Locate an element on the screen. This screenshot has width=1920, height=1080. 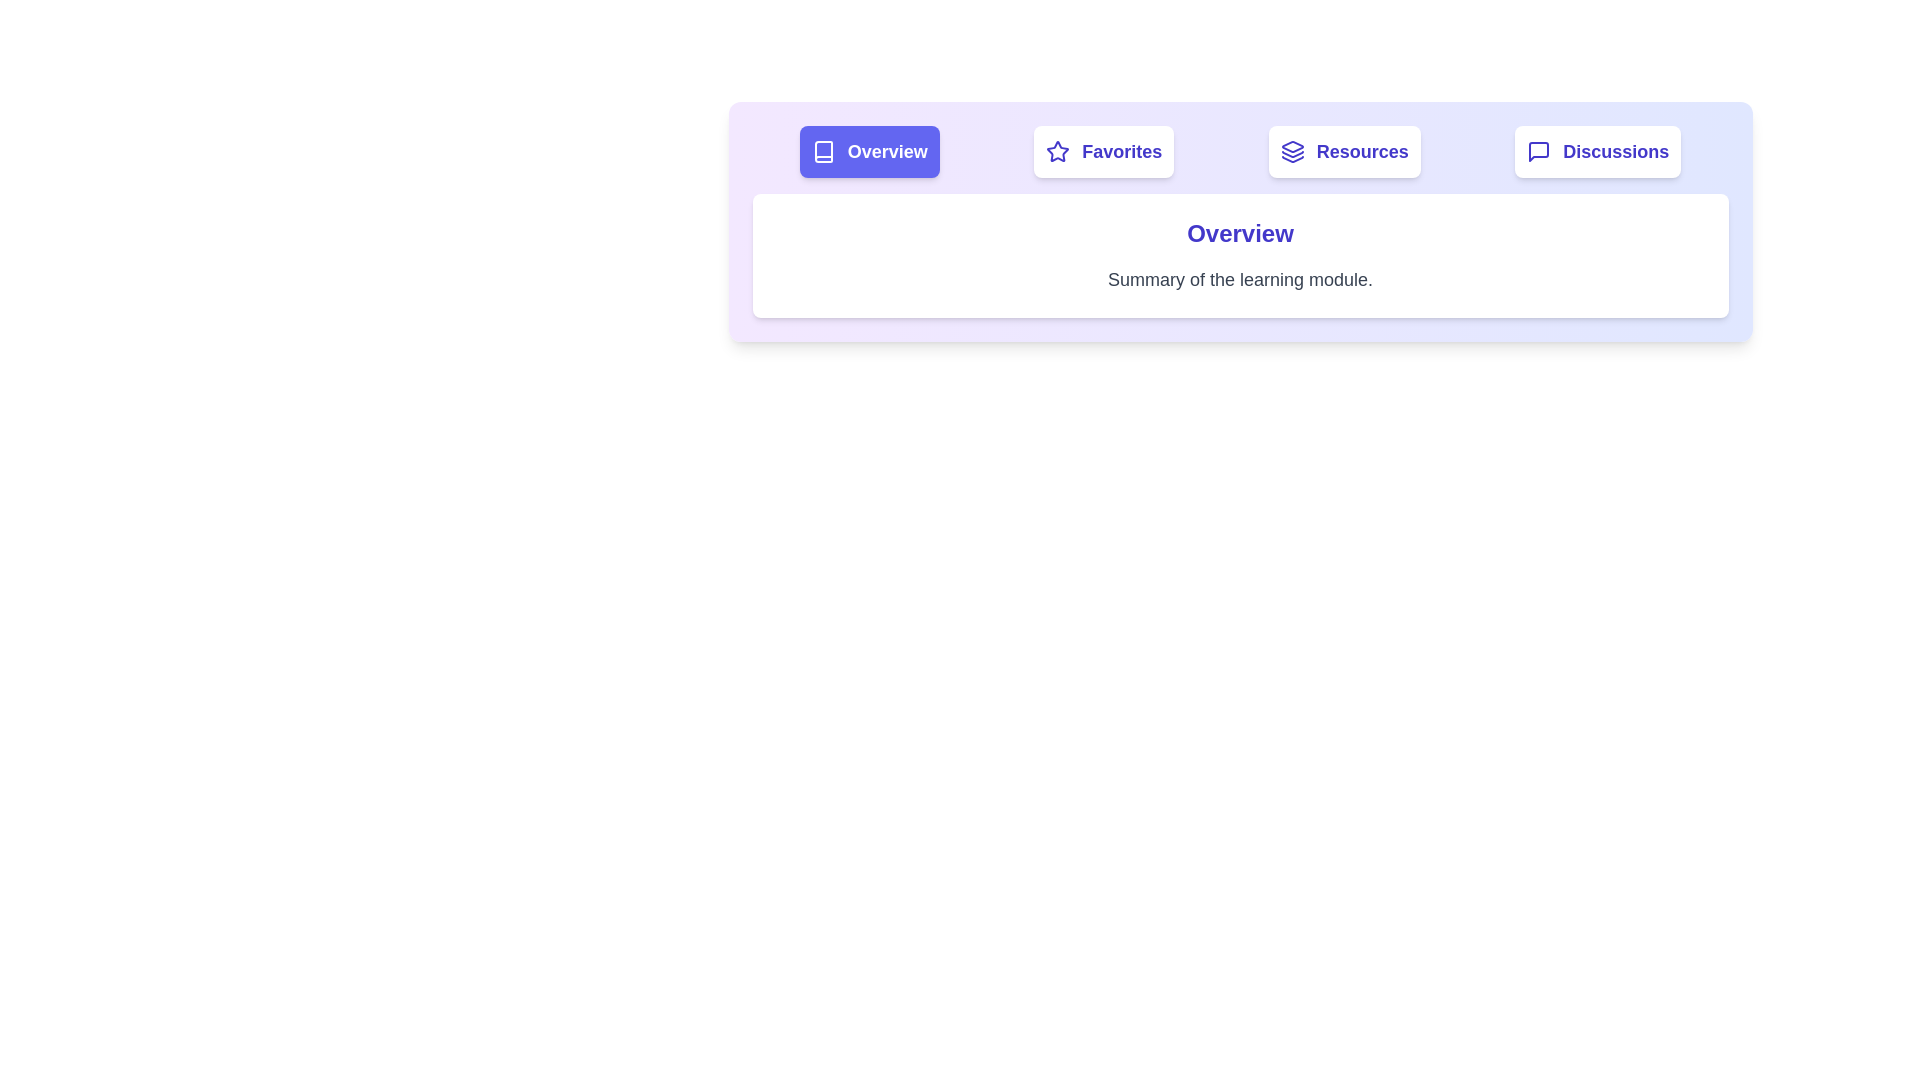
the Resources tab by clicking on its button is located at coordinates (1344, 150).